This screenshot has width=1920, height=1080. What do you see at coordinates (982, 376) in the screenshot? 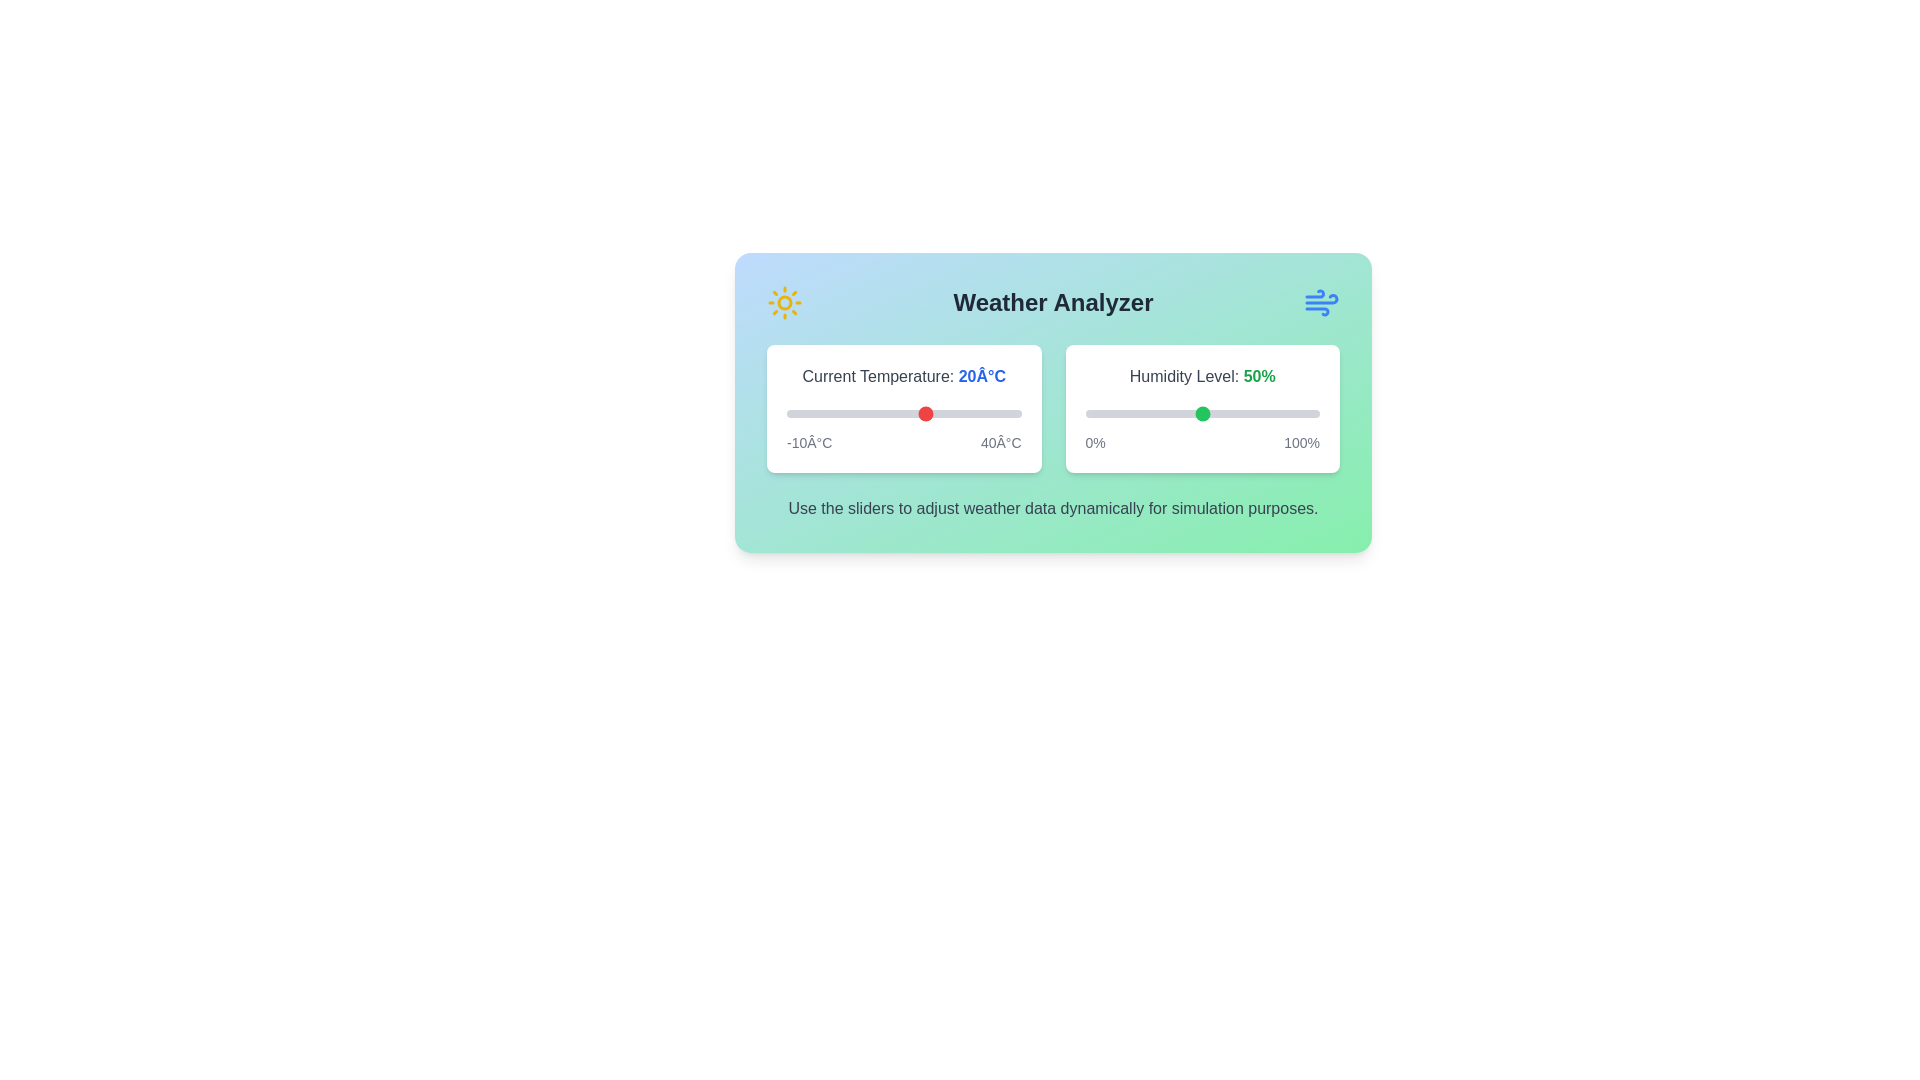
I see `the temperature value text` at bounding box center [982, 376].